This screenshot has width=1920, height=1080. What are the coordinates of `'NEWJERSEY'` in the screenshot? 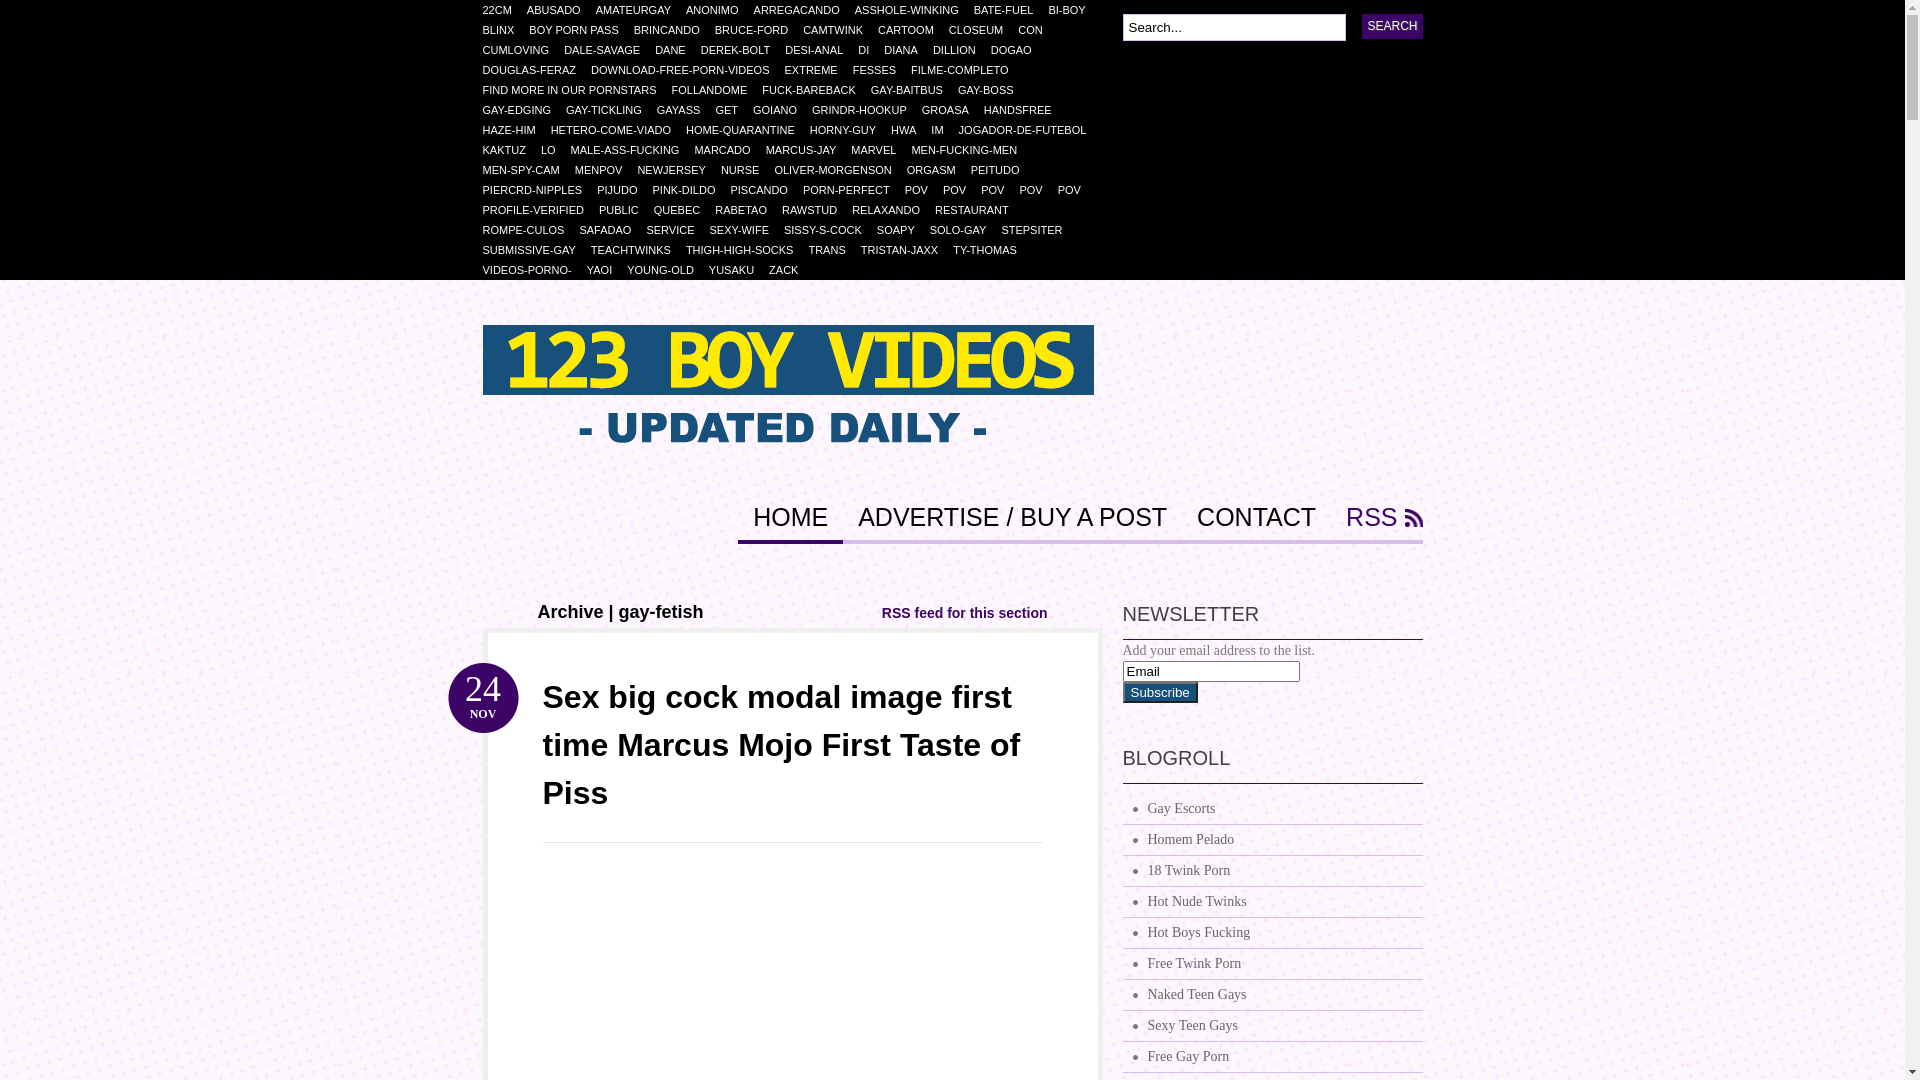 It's located at (678, 168).